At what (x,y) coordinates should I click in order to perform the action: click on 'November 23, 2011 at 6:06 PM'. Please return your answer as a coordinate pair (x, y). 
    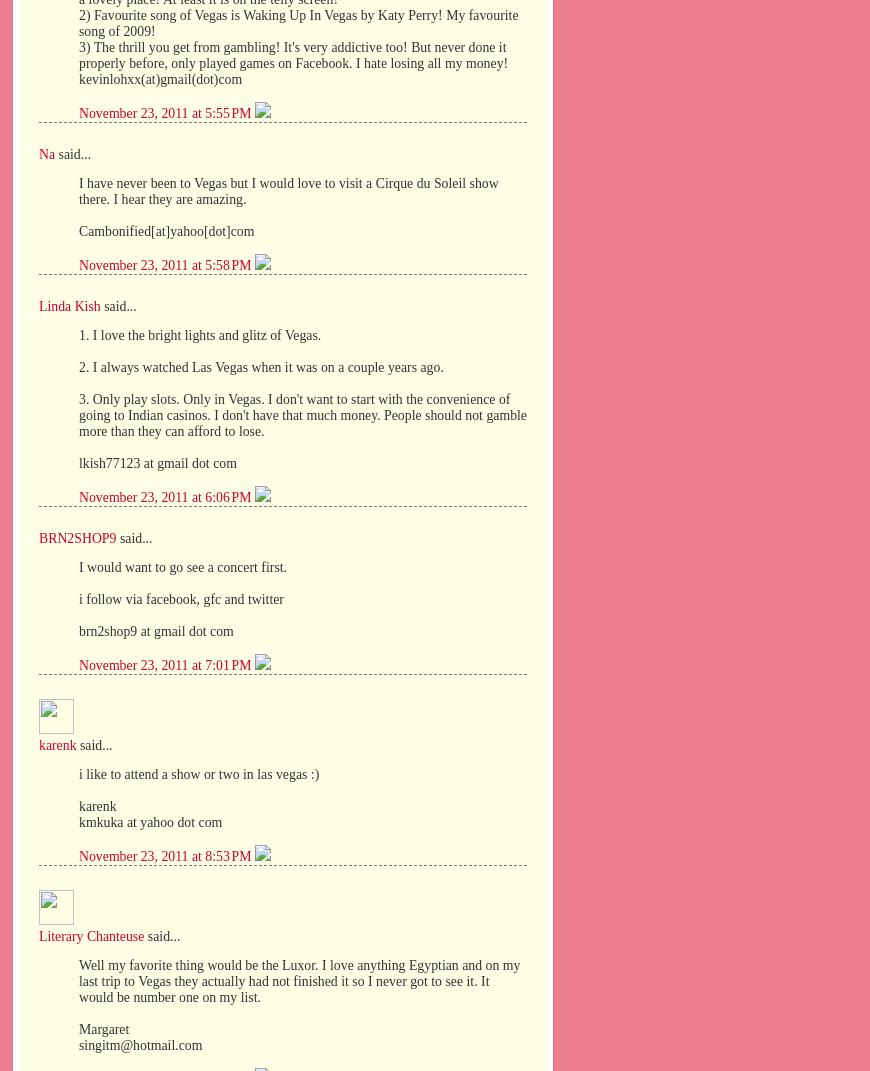
    Looking at the image, I should click on (165, 496).